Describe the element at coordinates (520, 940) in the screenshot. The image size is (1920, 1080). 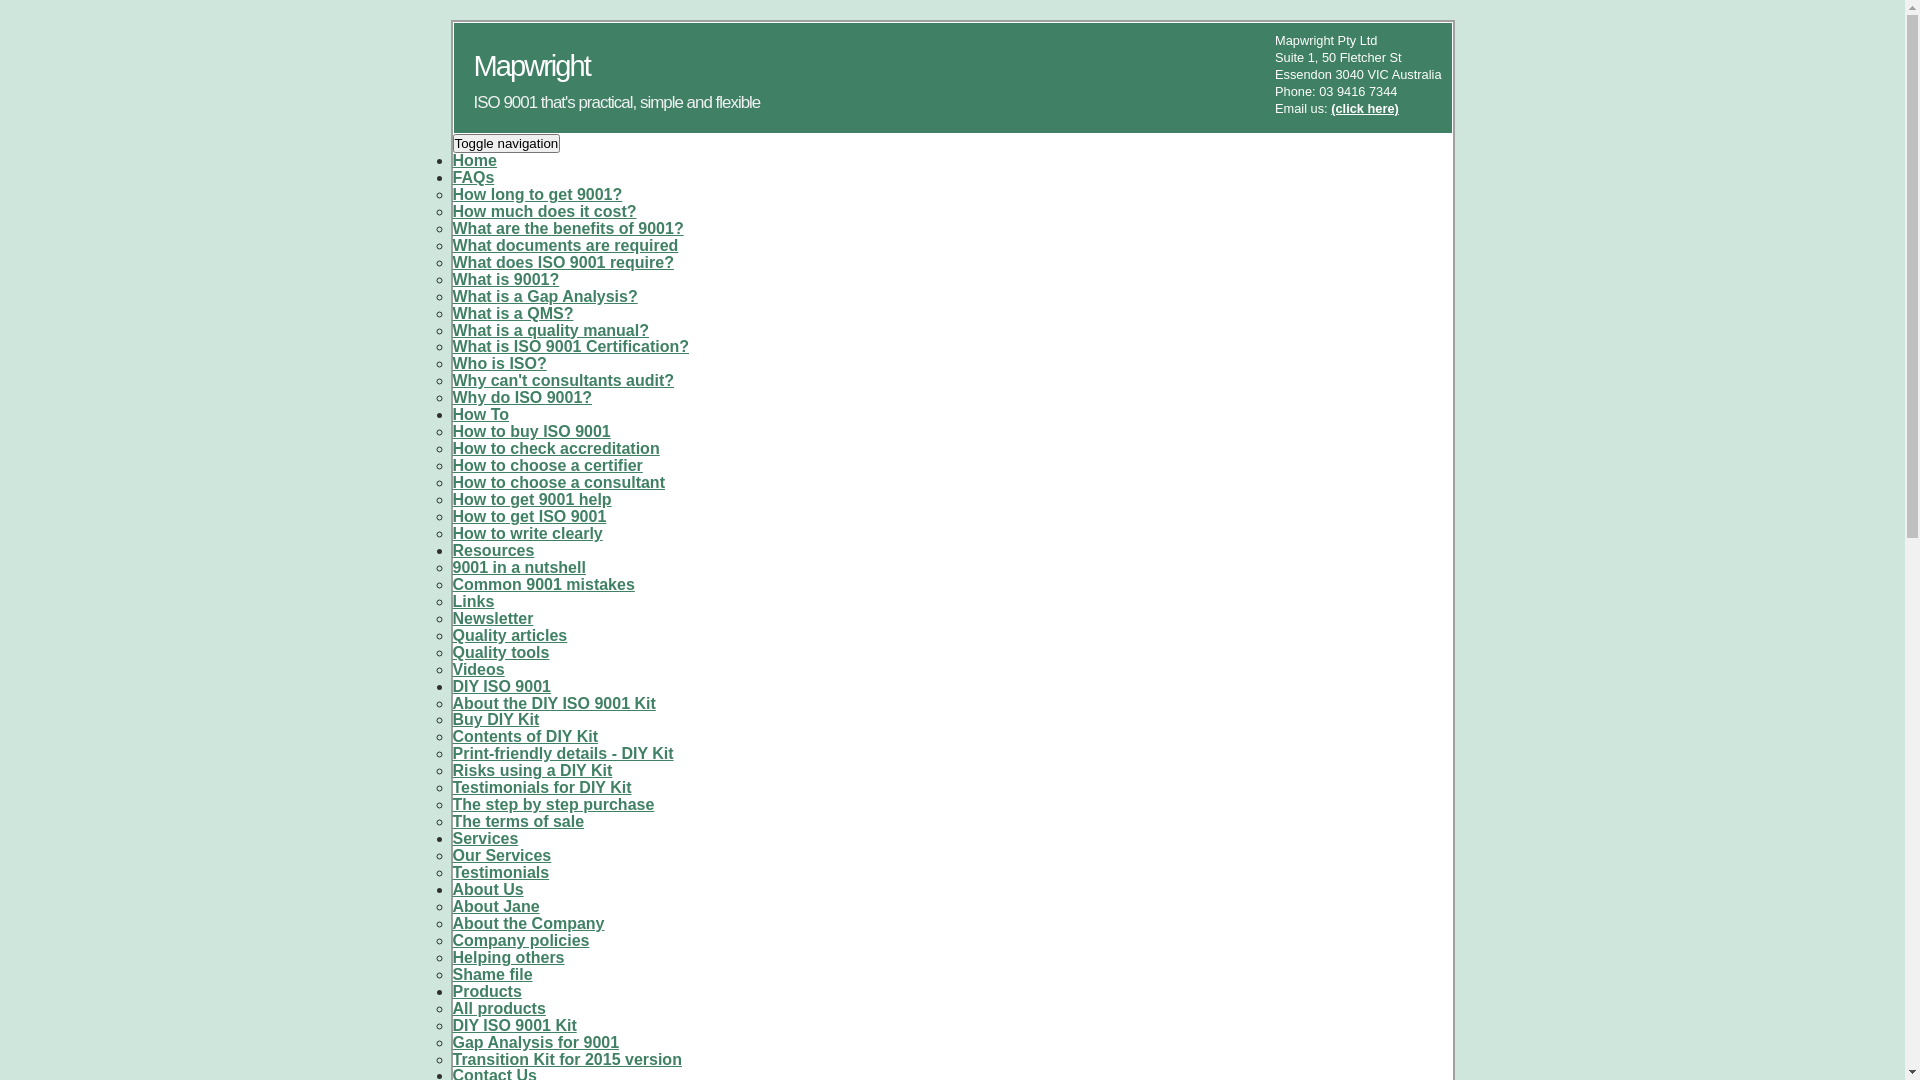
I see `'Company policies'` at that location.